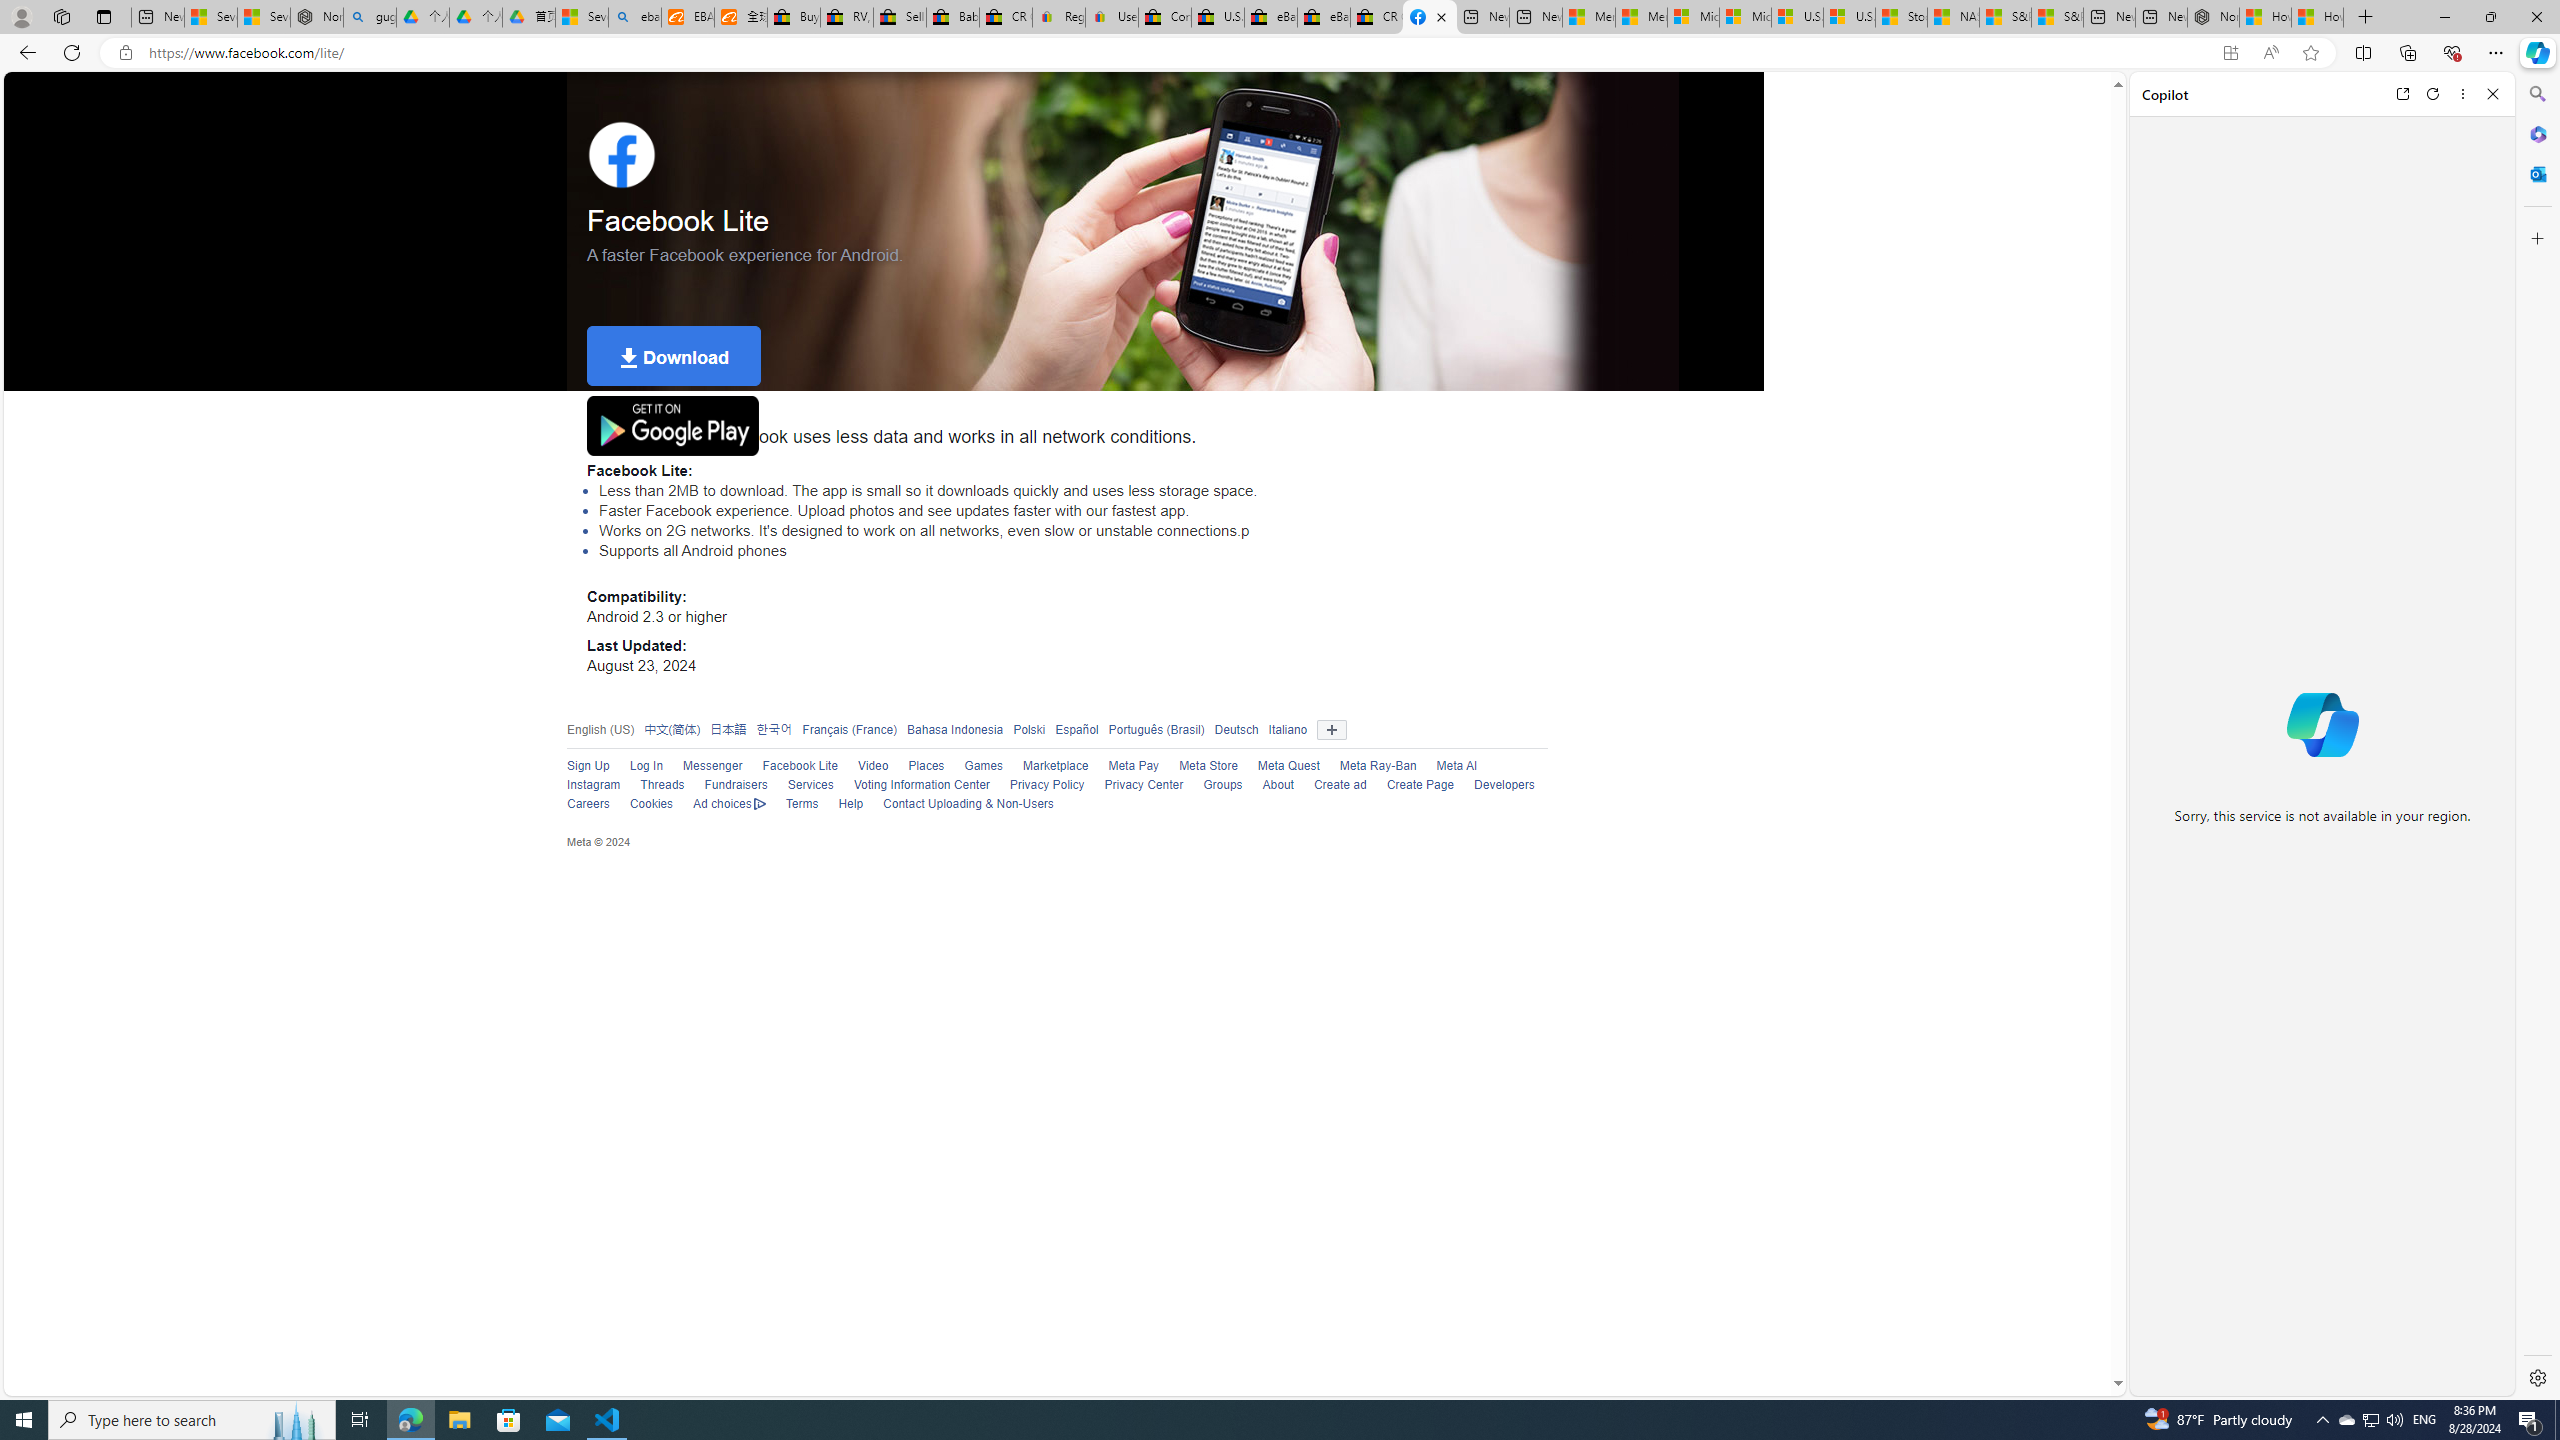 Image resolution: width=2560 pixels, height=1440 pixels. I want to click on 'eBay Inc. Reports Third Quarter 2023 Results', so click(1324, 16).